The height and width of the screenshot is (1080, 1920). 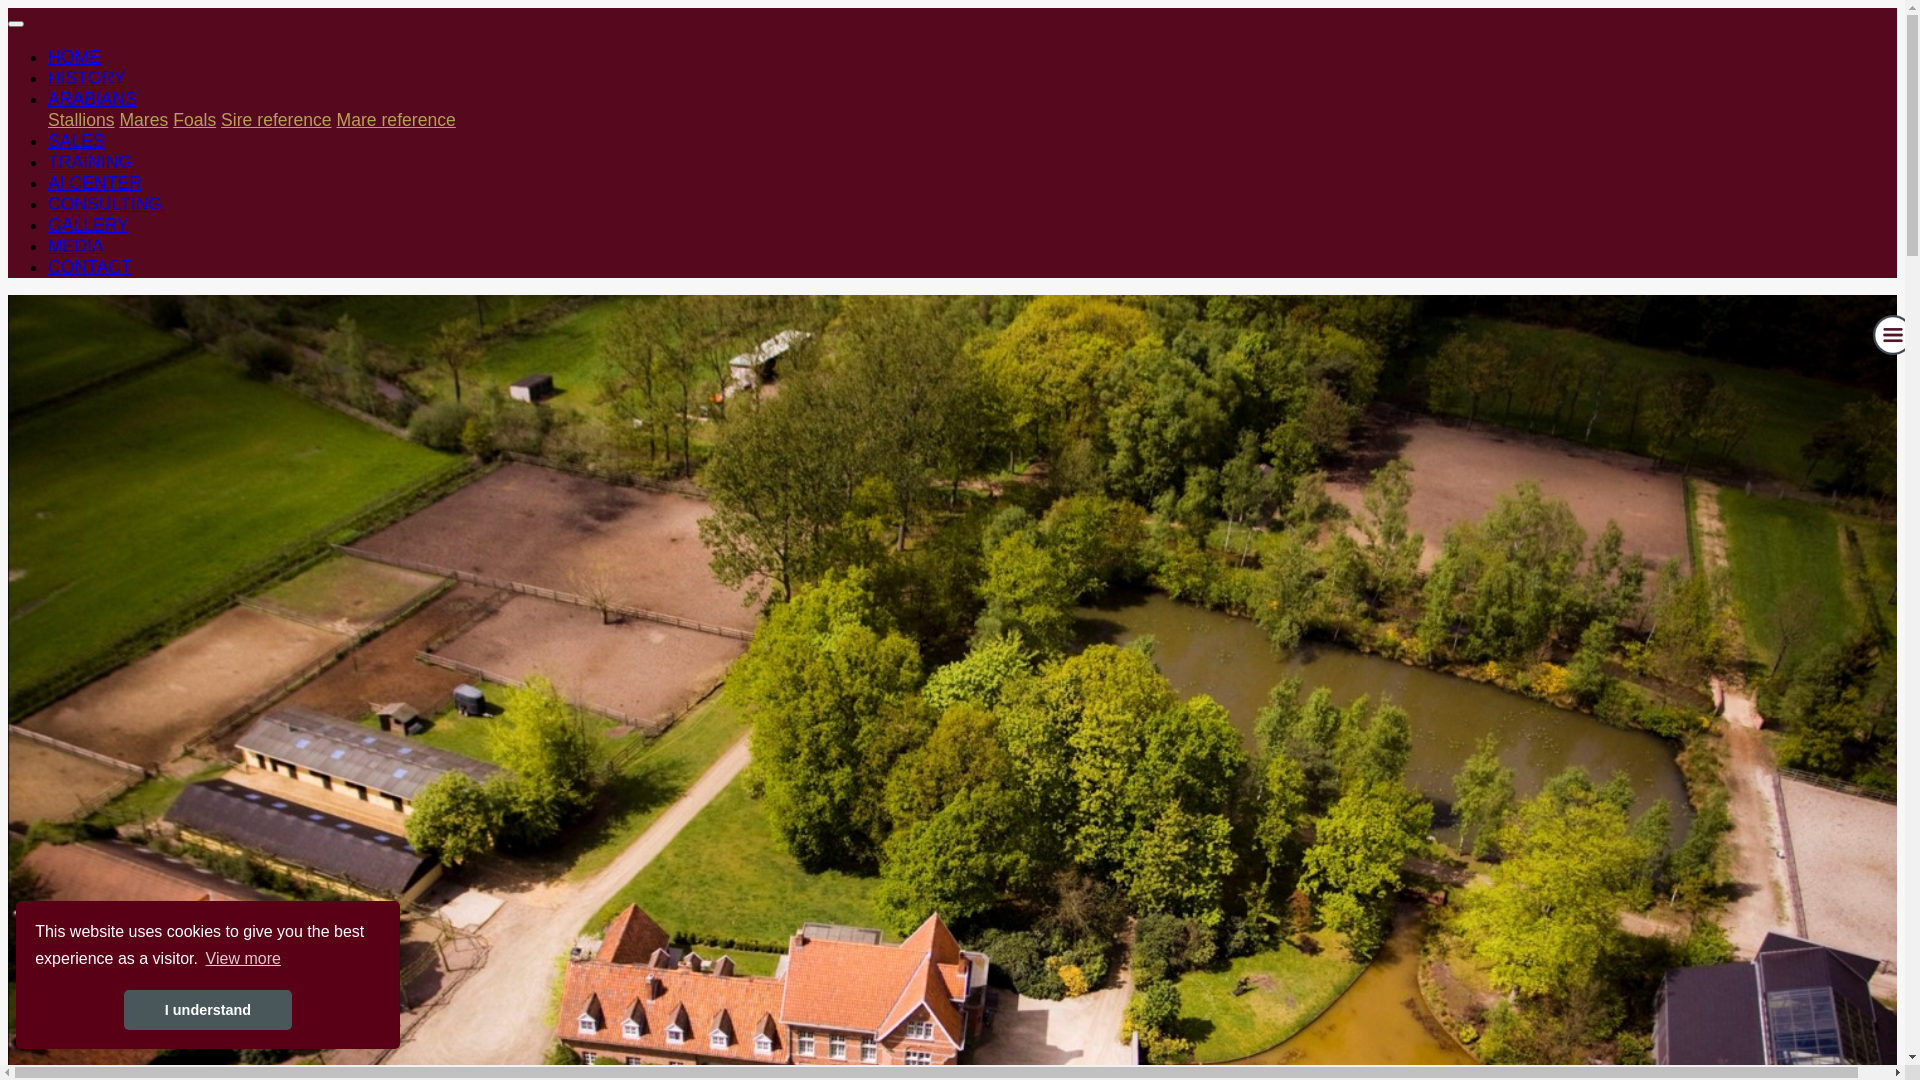 I want to click on 'HOME', so click(x=48, y=56).